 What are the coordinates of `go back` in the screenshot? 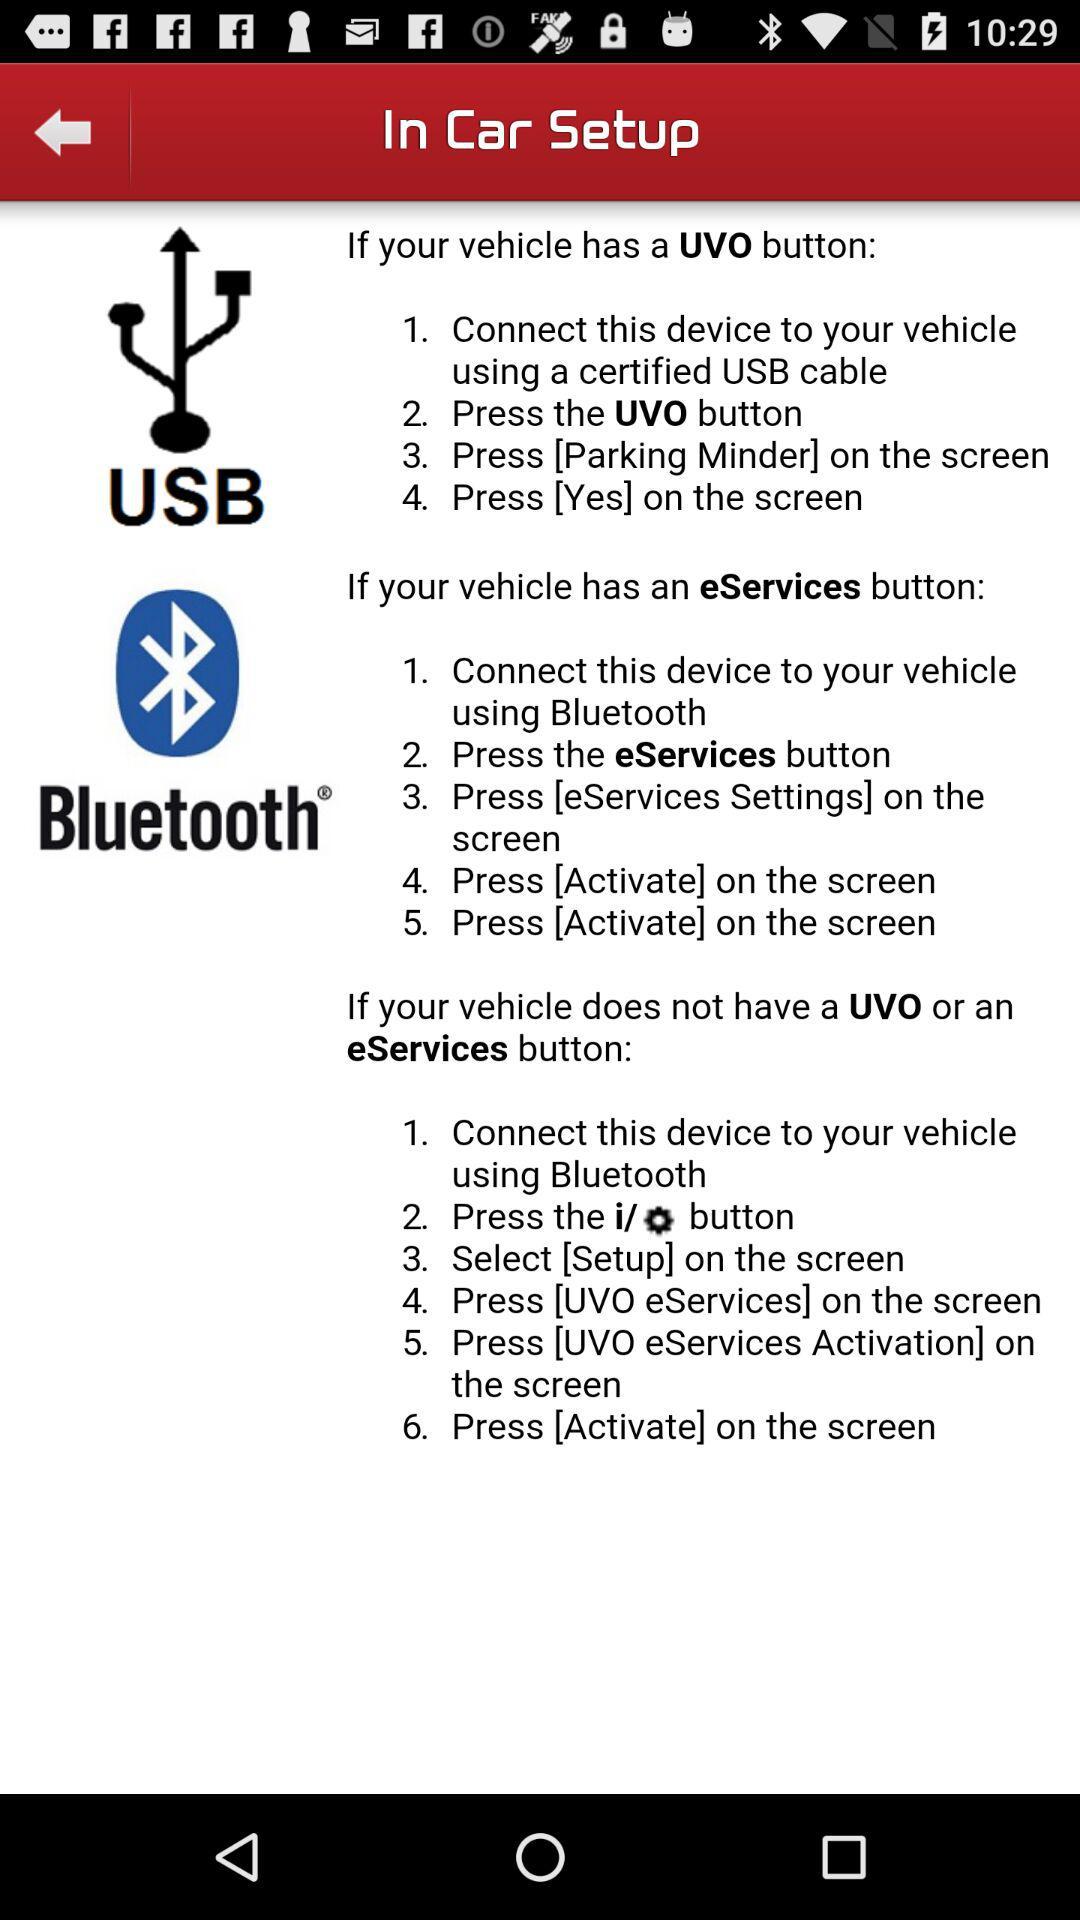 It's located at (64, 144).